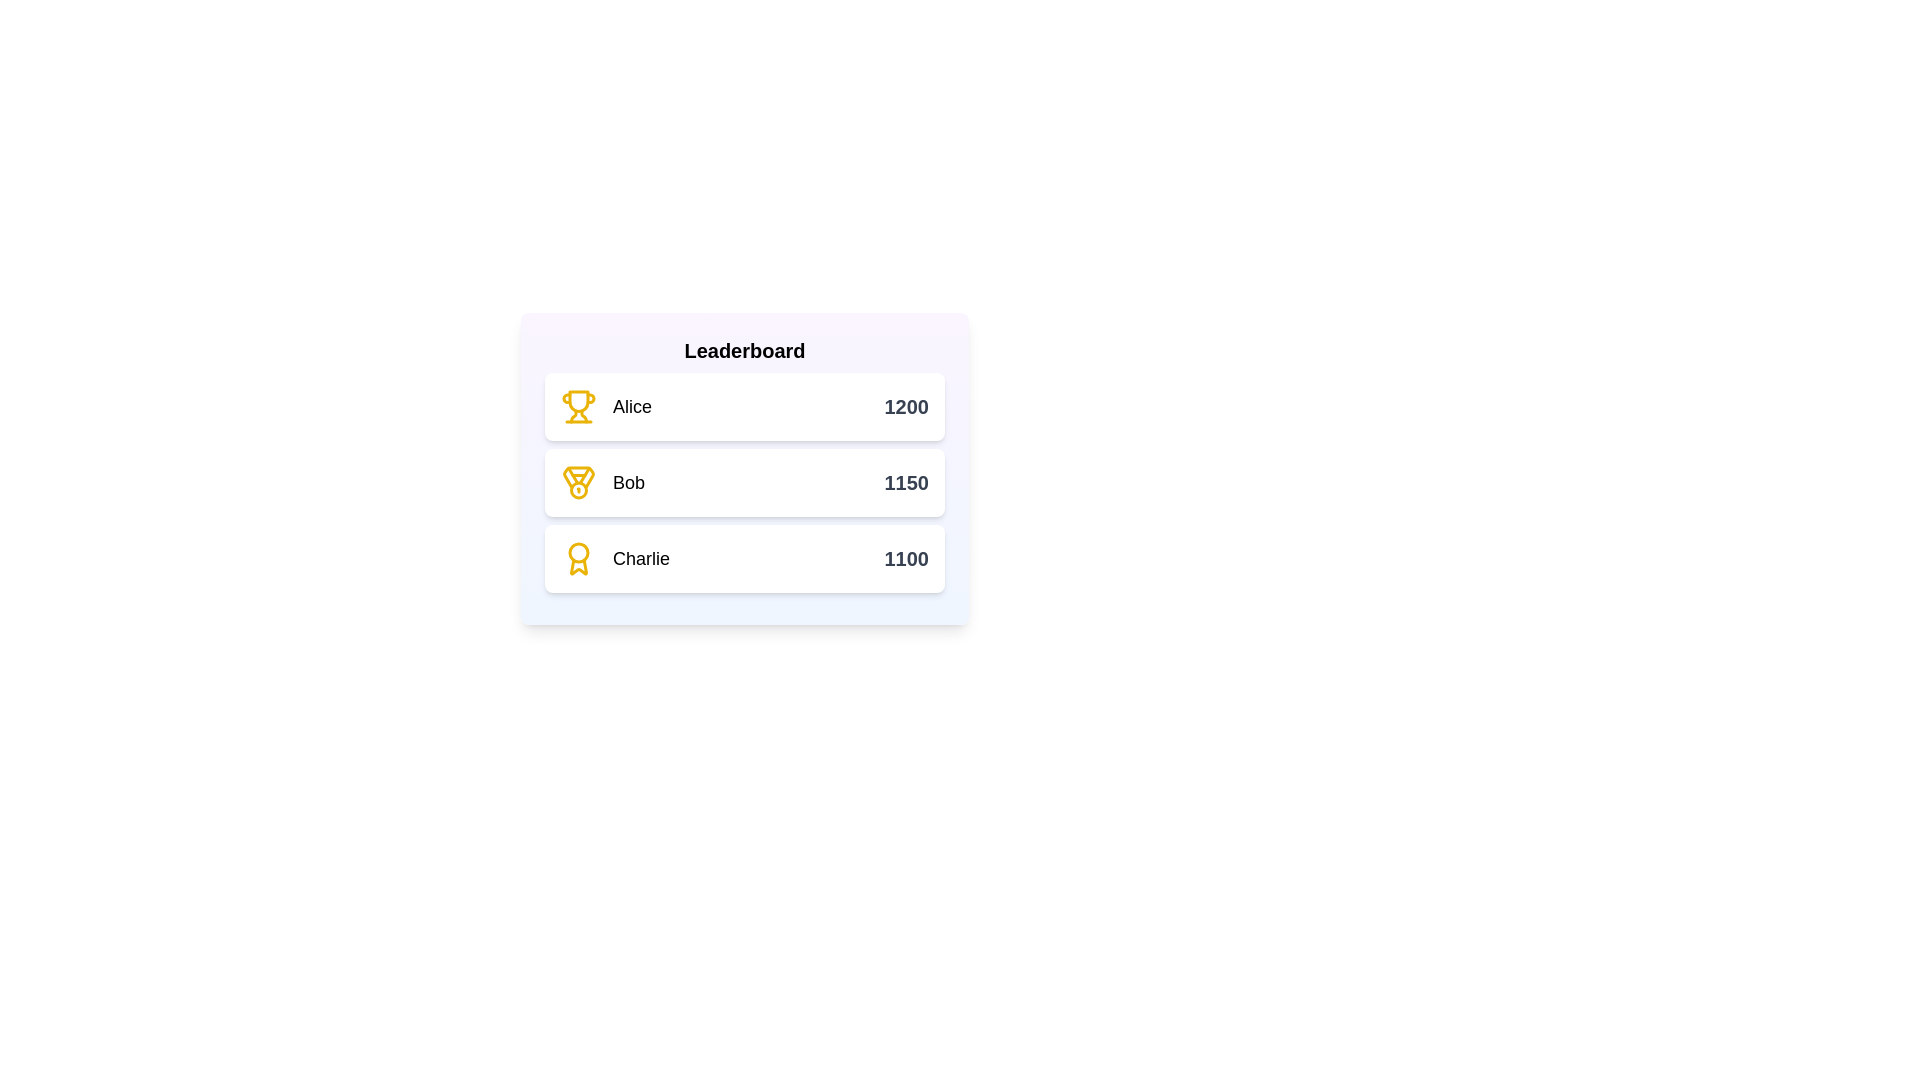 The width and height of the screenshot is (1920, 1080). I want to click on the leaderboard item corresponding to Bob to observe the hover effect, so click(743, 482).